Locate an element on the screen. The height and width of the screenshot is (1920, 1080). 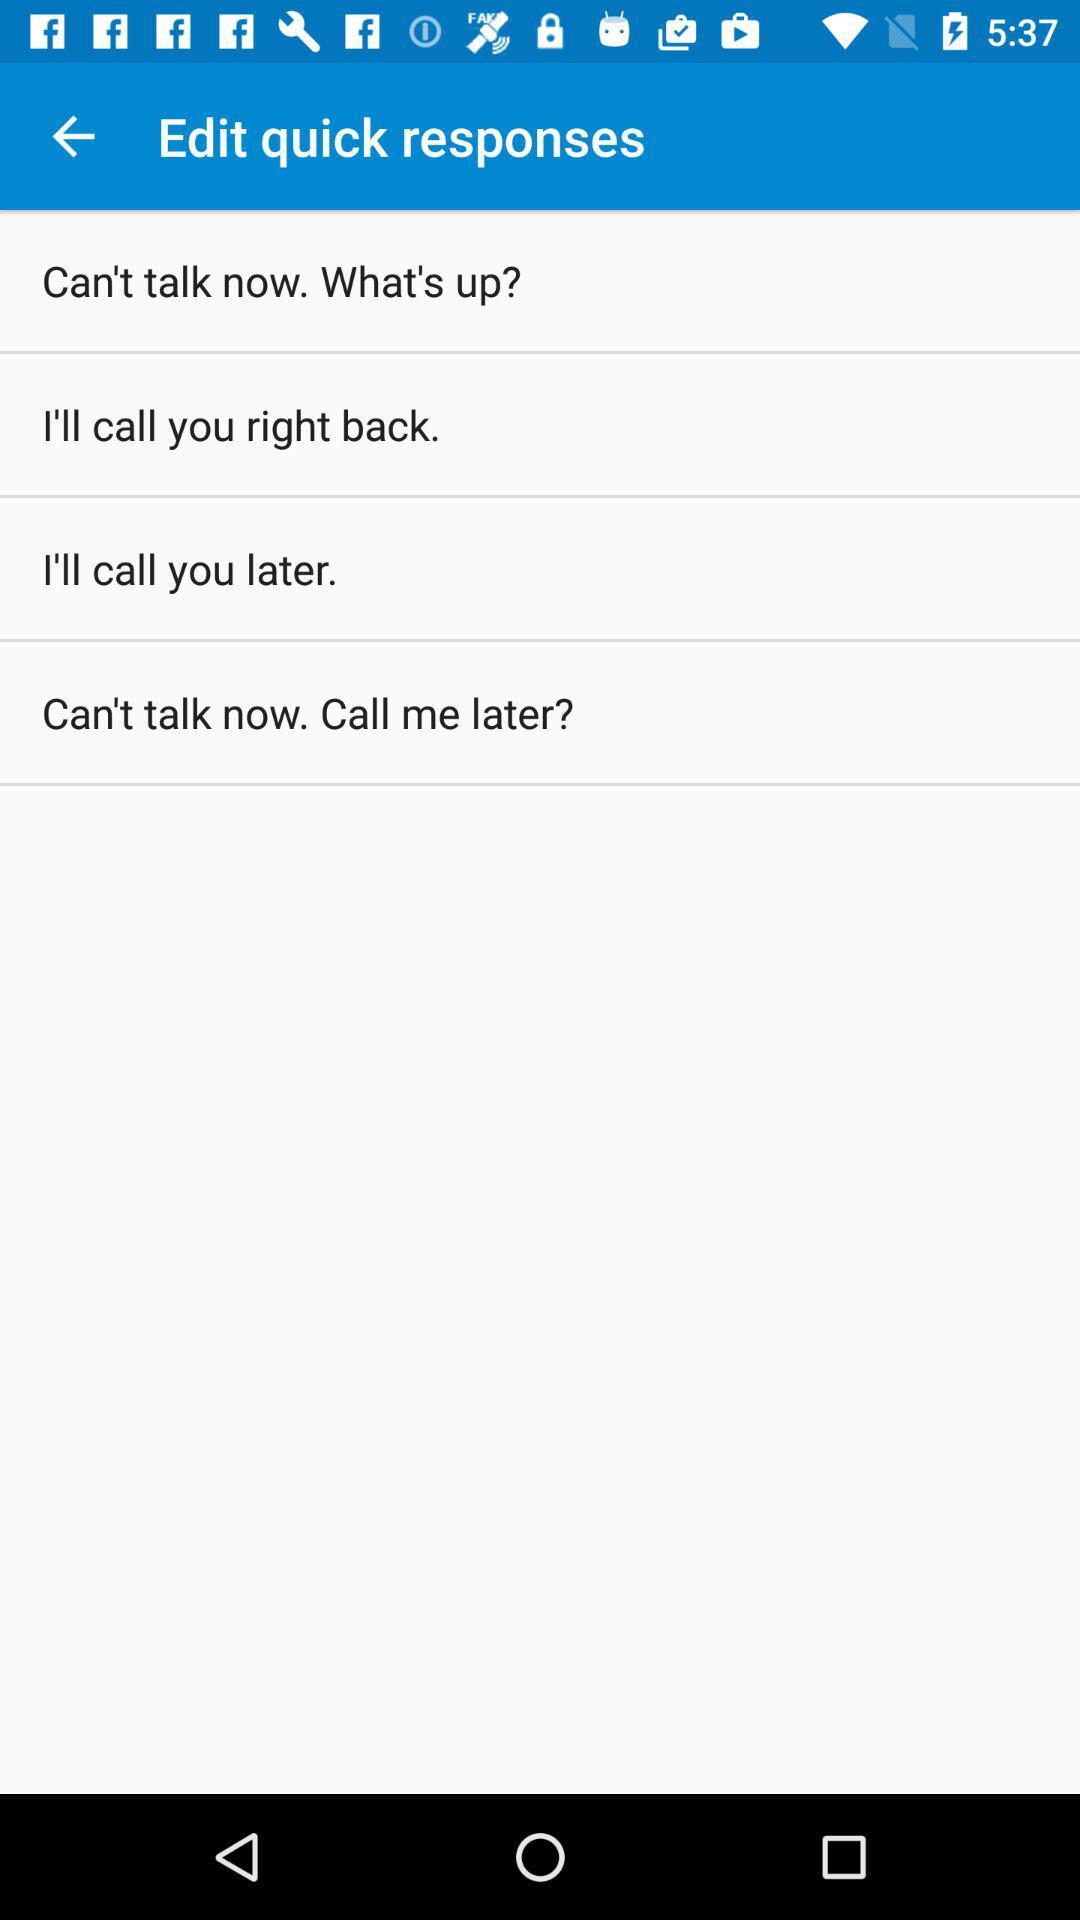
the icon above can t talk icon is located at coordinates (72, 135).